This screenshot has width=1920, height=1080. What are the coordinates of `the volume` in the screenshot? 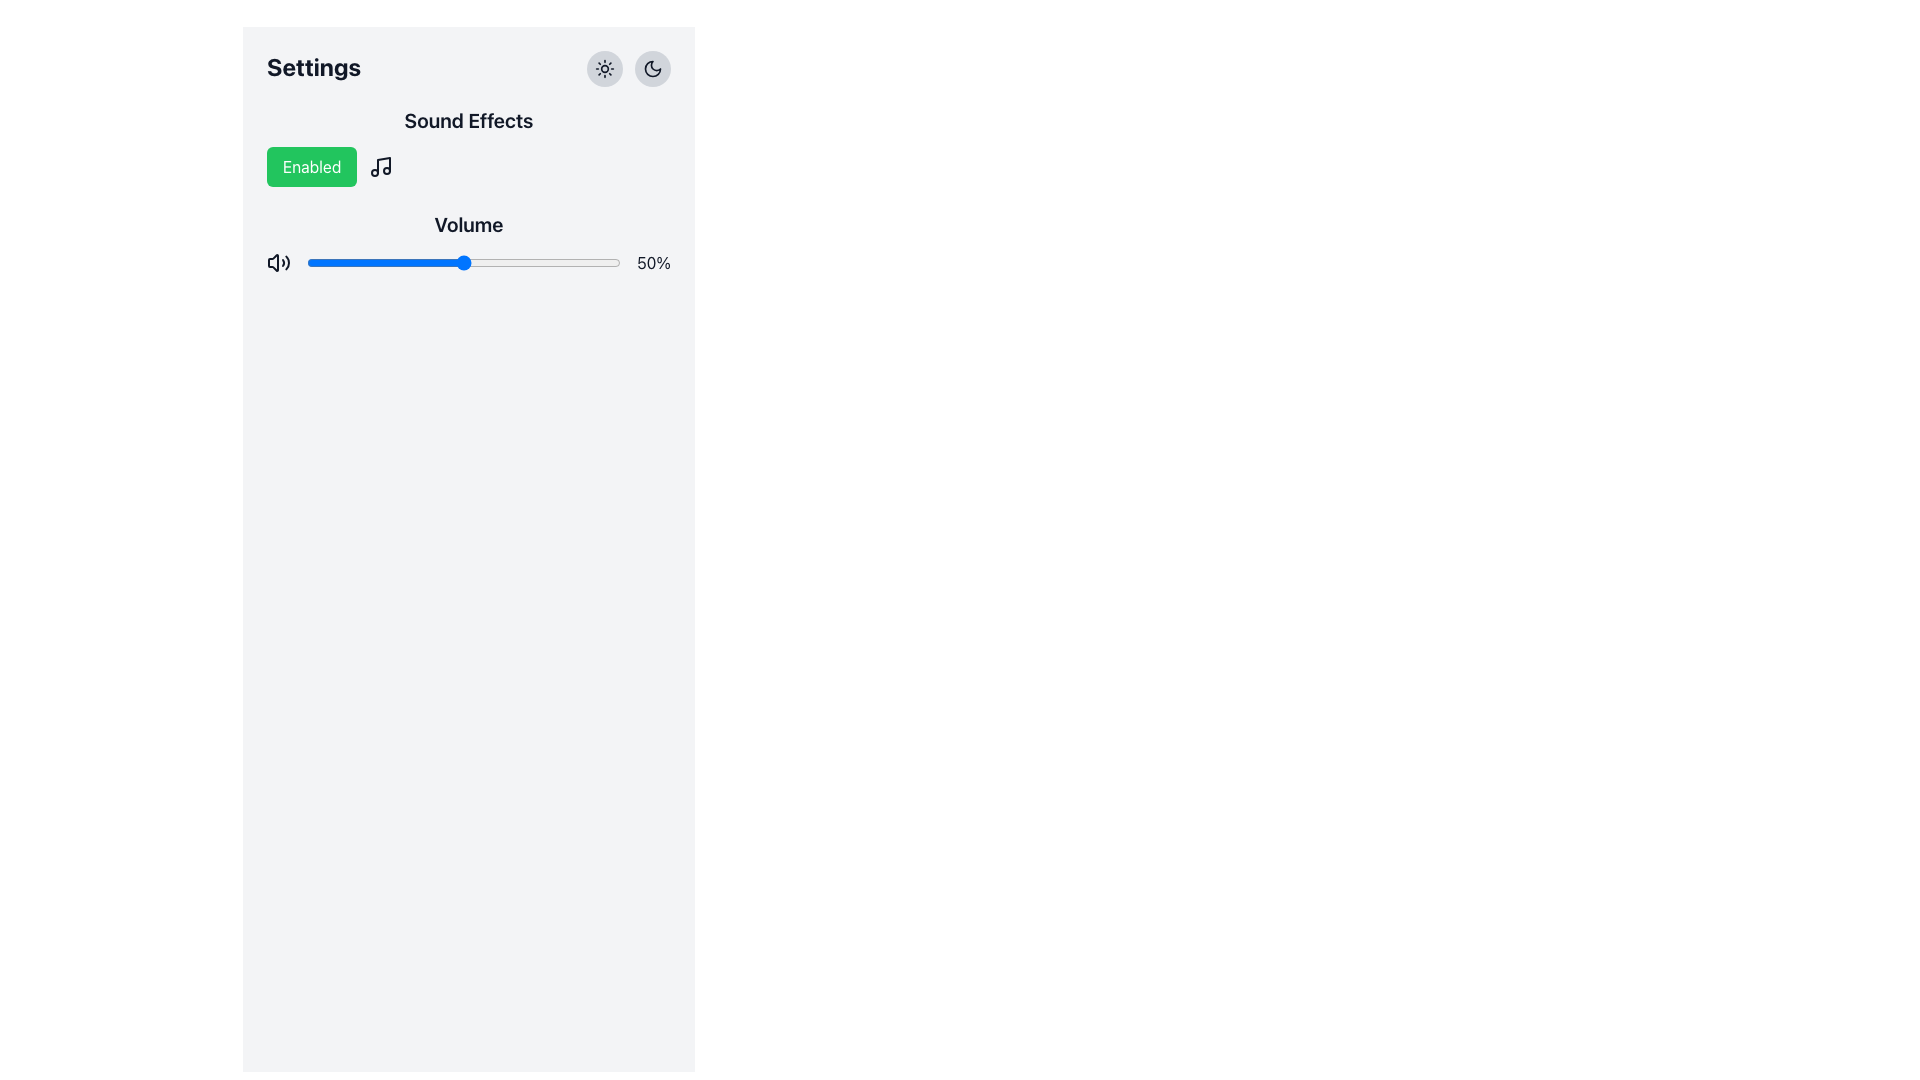 It's located at (350, 261).